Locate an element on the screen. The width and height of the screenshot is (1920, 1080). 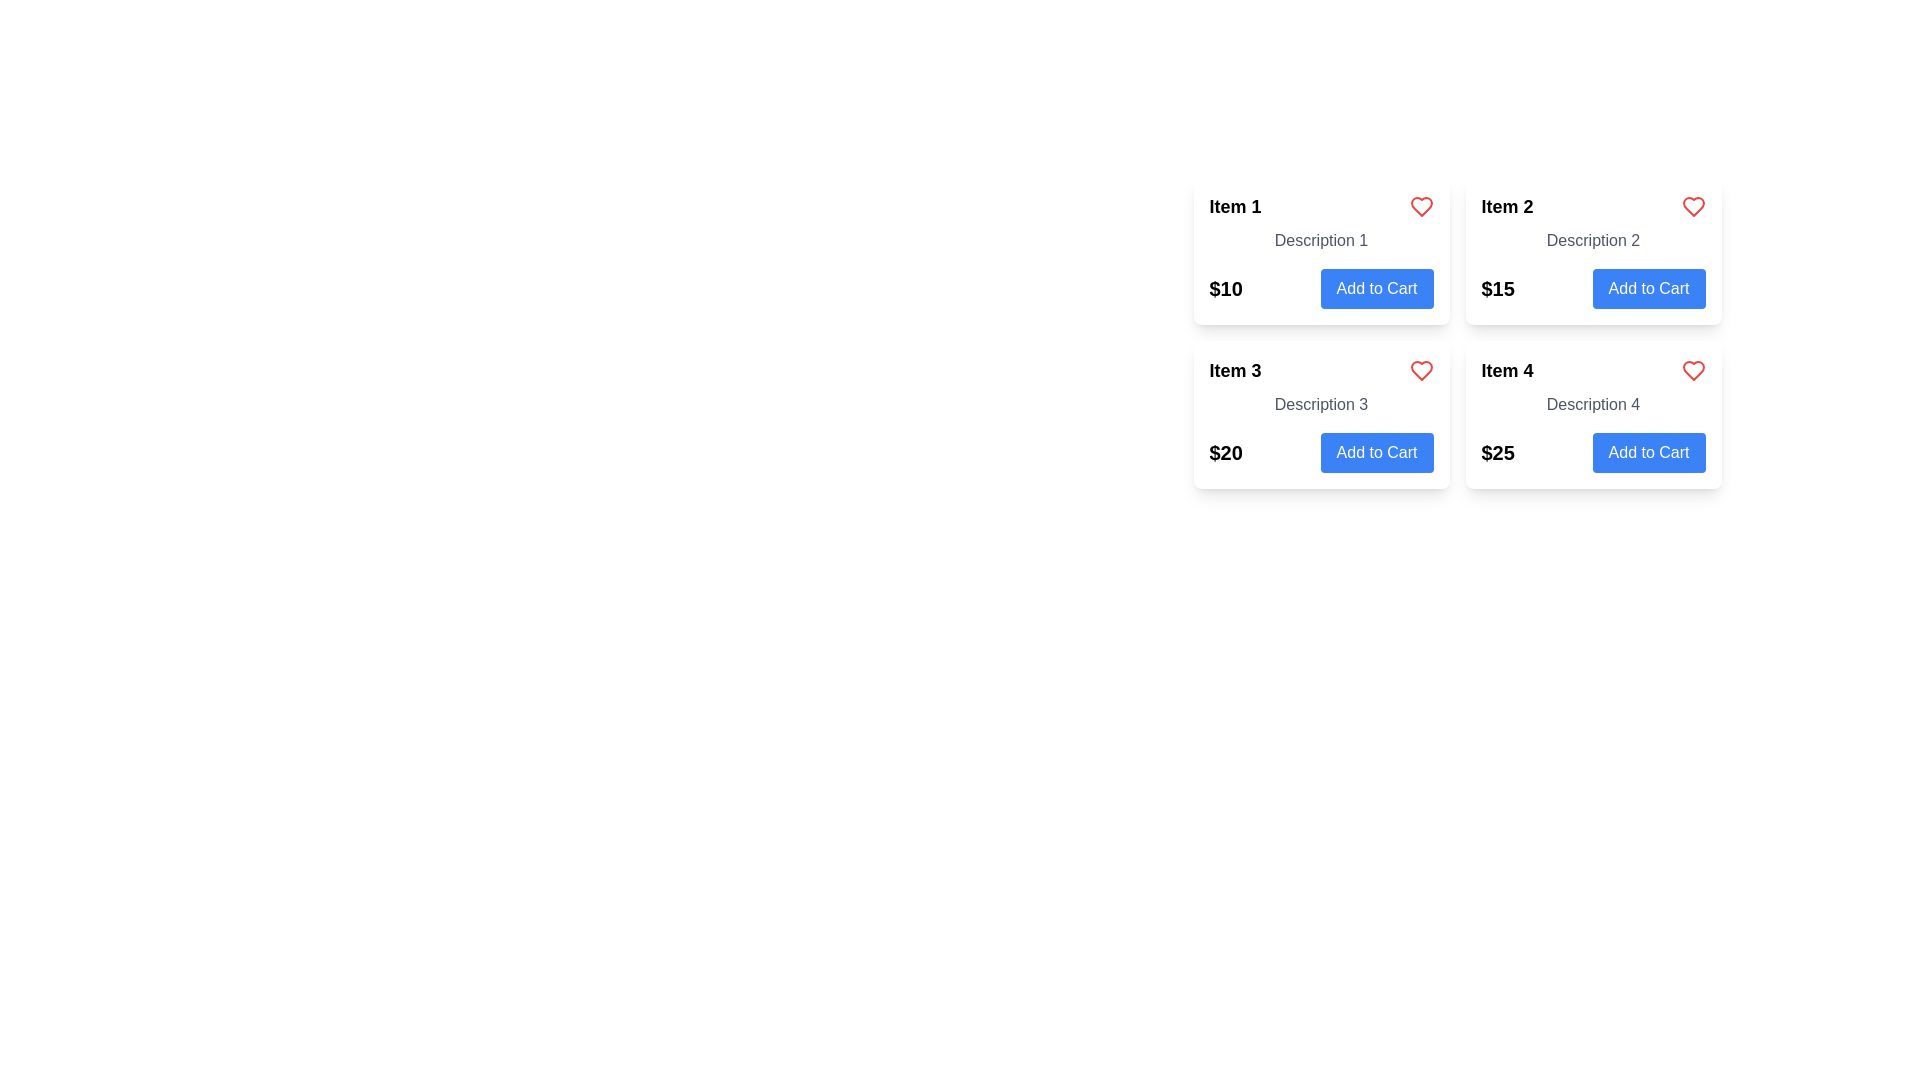
the button to add Item 4 with a price of $25 is located at coordinates (1649, 452).